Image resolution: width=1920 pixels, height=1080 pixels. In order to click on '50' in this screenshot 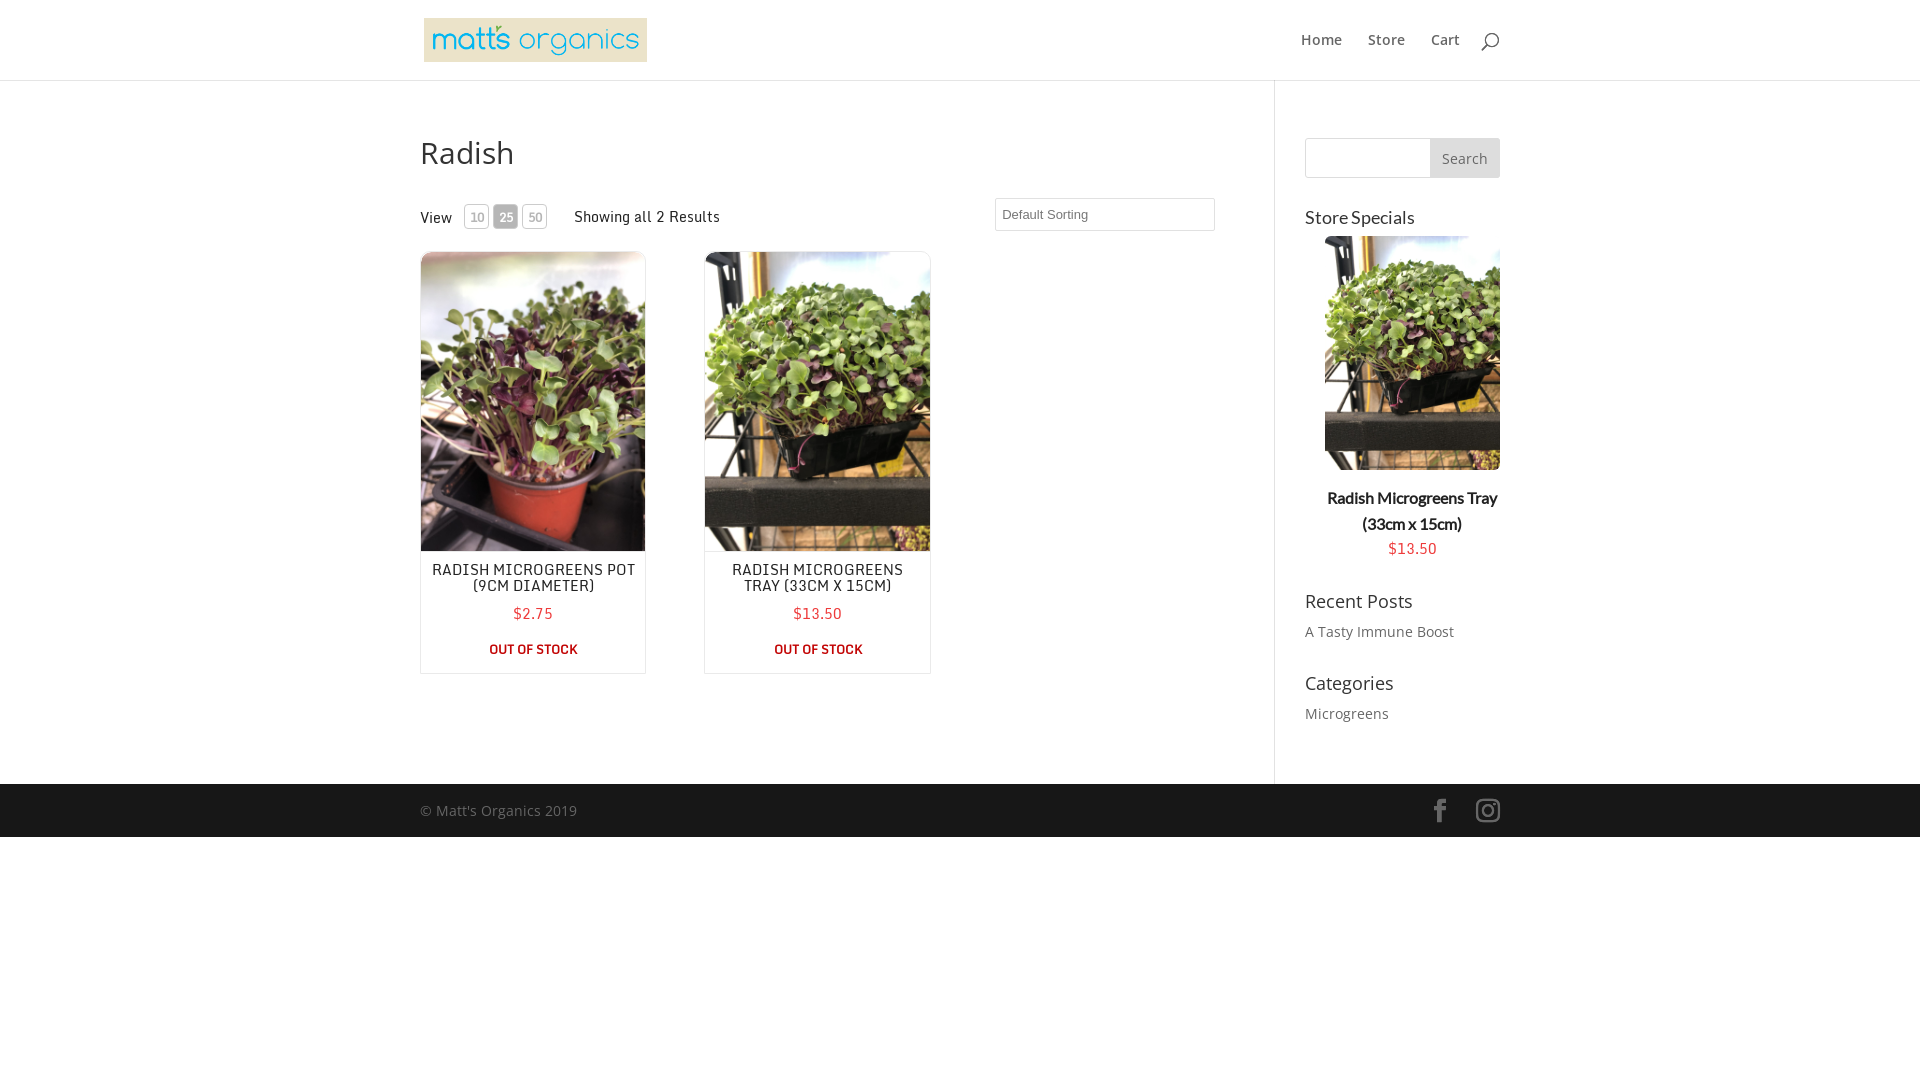, I will do `click(522, 216)`.